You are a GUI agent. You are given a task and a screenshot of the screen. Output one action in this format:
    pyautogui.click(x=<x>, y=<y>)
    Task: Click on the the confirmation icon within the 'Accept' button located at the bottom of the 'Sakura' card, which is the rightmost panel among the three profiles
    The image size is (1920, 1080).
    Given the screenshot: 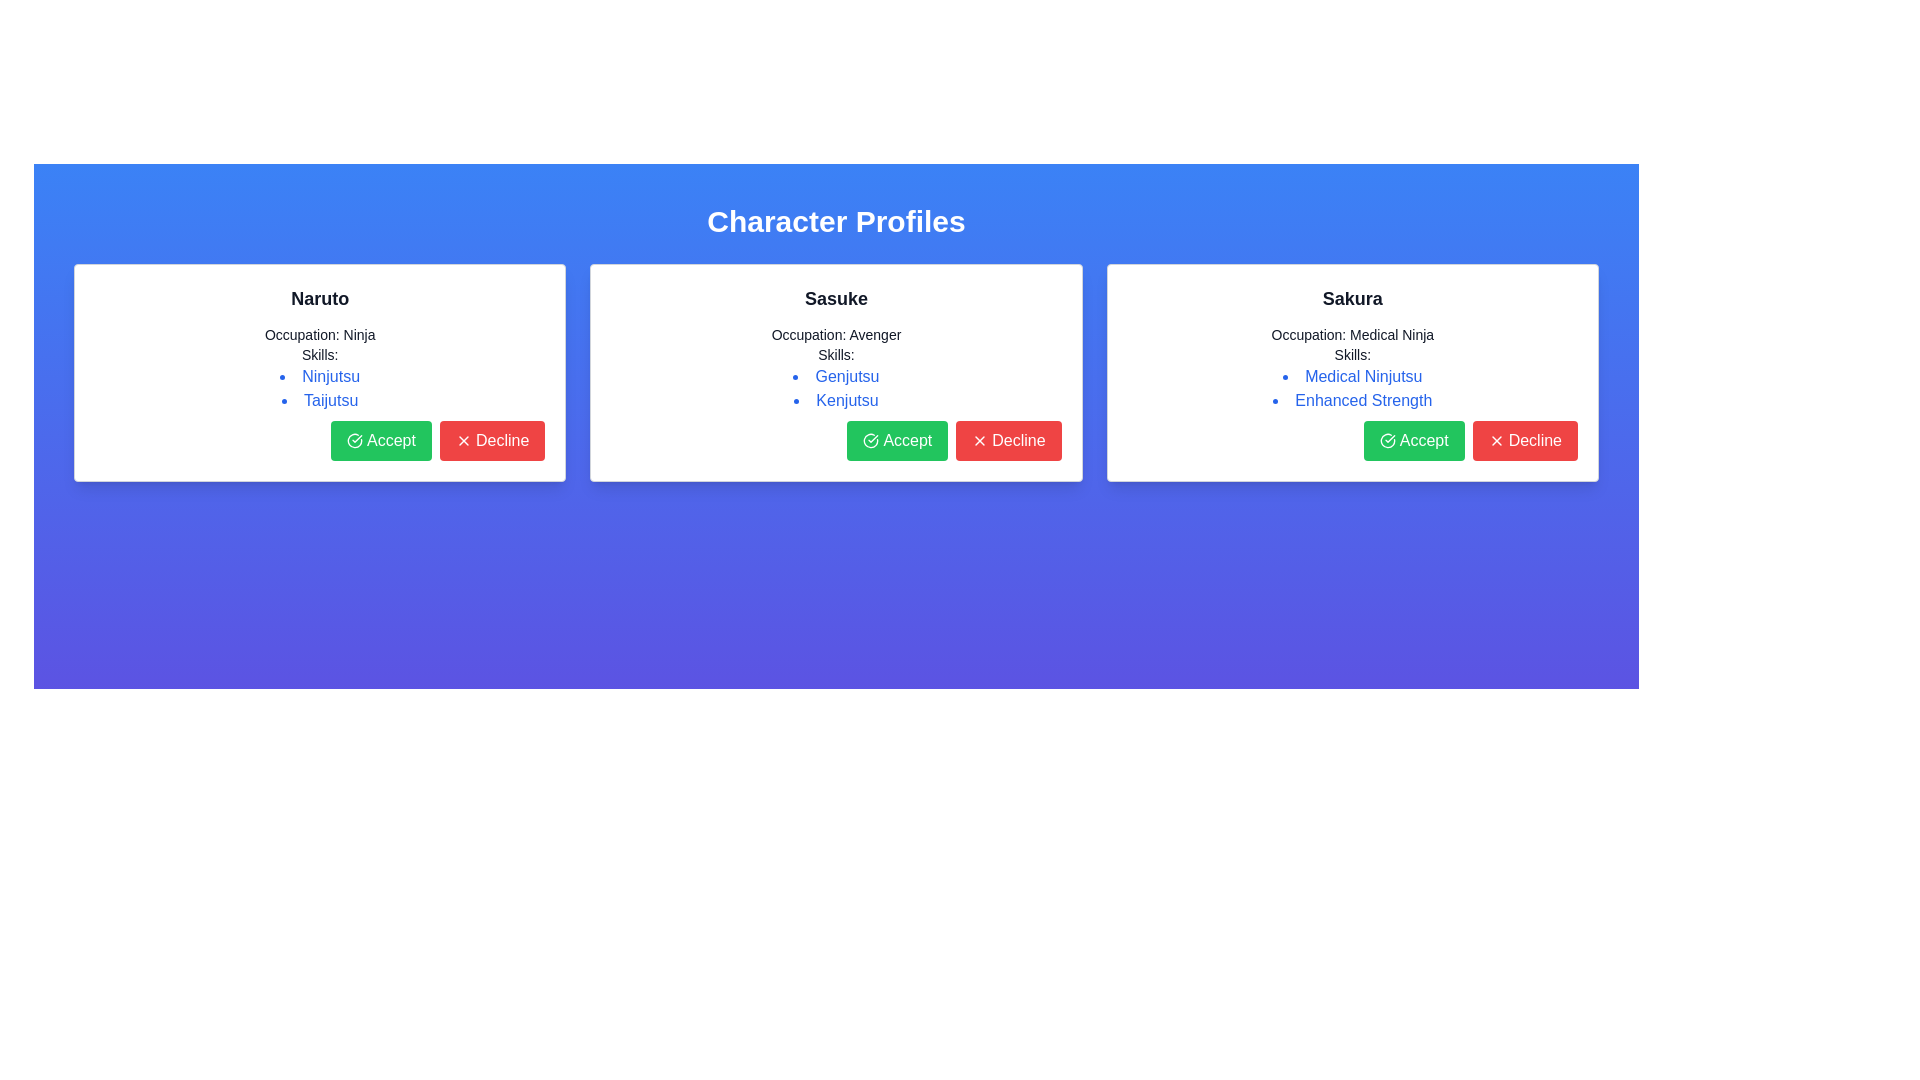 What is the action you would take?
    pyautogui.click(x=1386, y=439)
    